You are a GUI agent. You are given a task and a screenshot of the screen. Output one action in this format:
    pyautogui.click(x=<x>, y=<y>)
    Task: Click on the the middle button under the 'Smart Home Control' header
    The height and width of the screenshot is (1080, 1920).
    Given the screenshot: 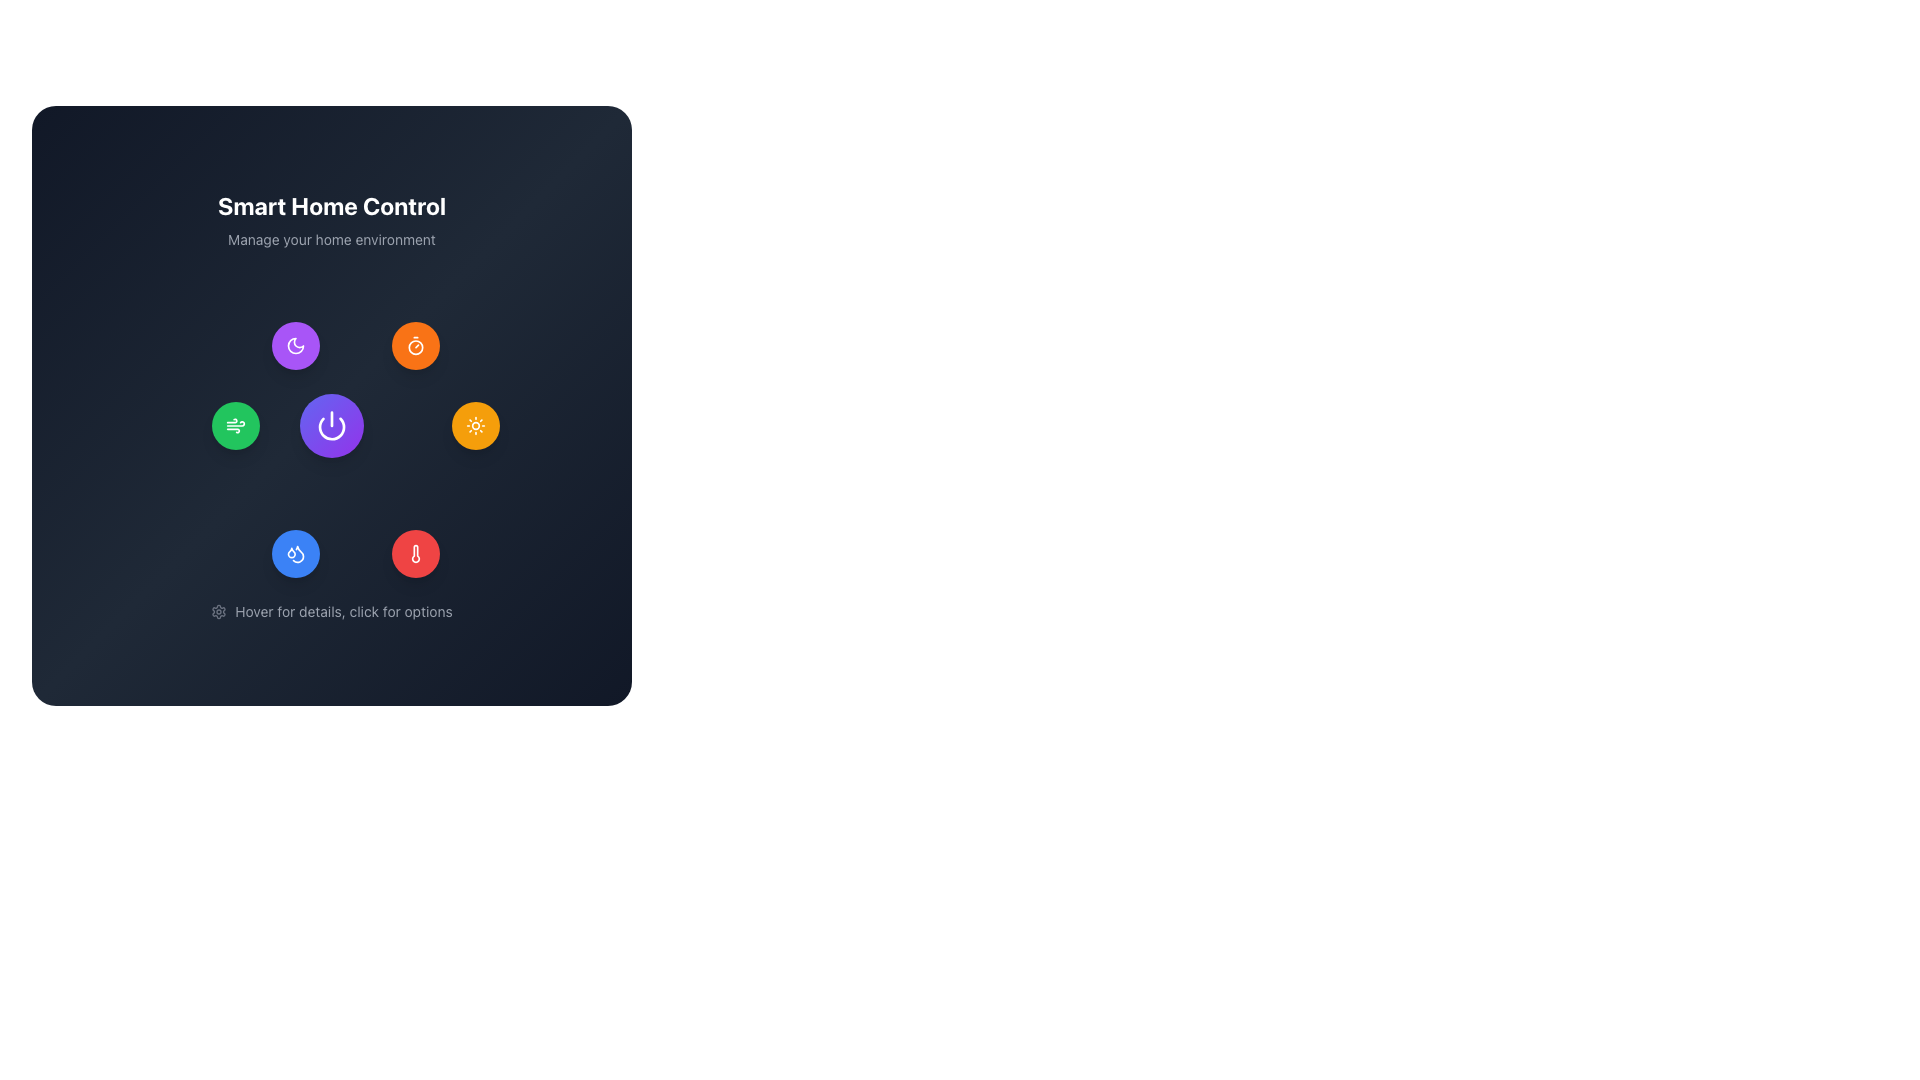 What is the action you would take?
    pyautogui.click(x=331, y=405)
    